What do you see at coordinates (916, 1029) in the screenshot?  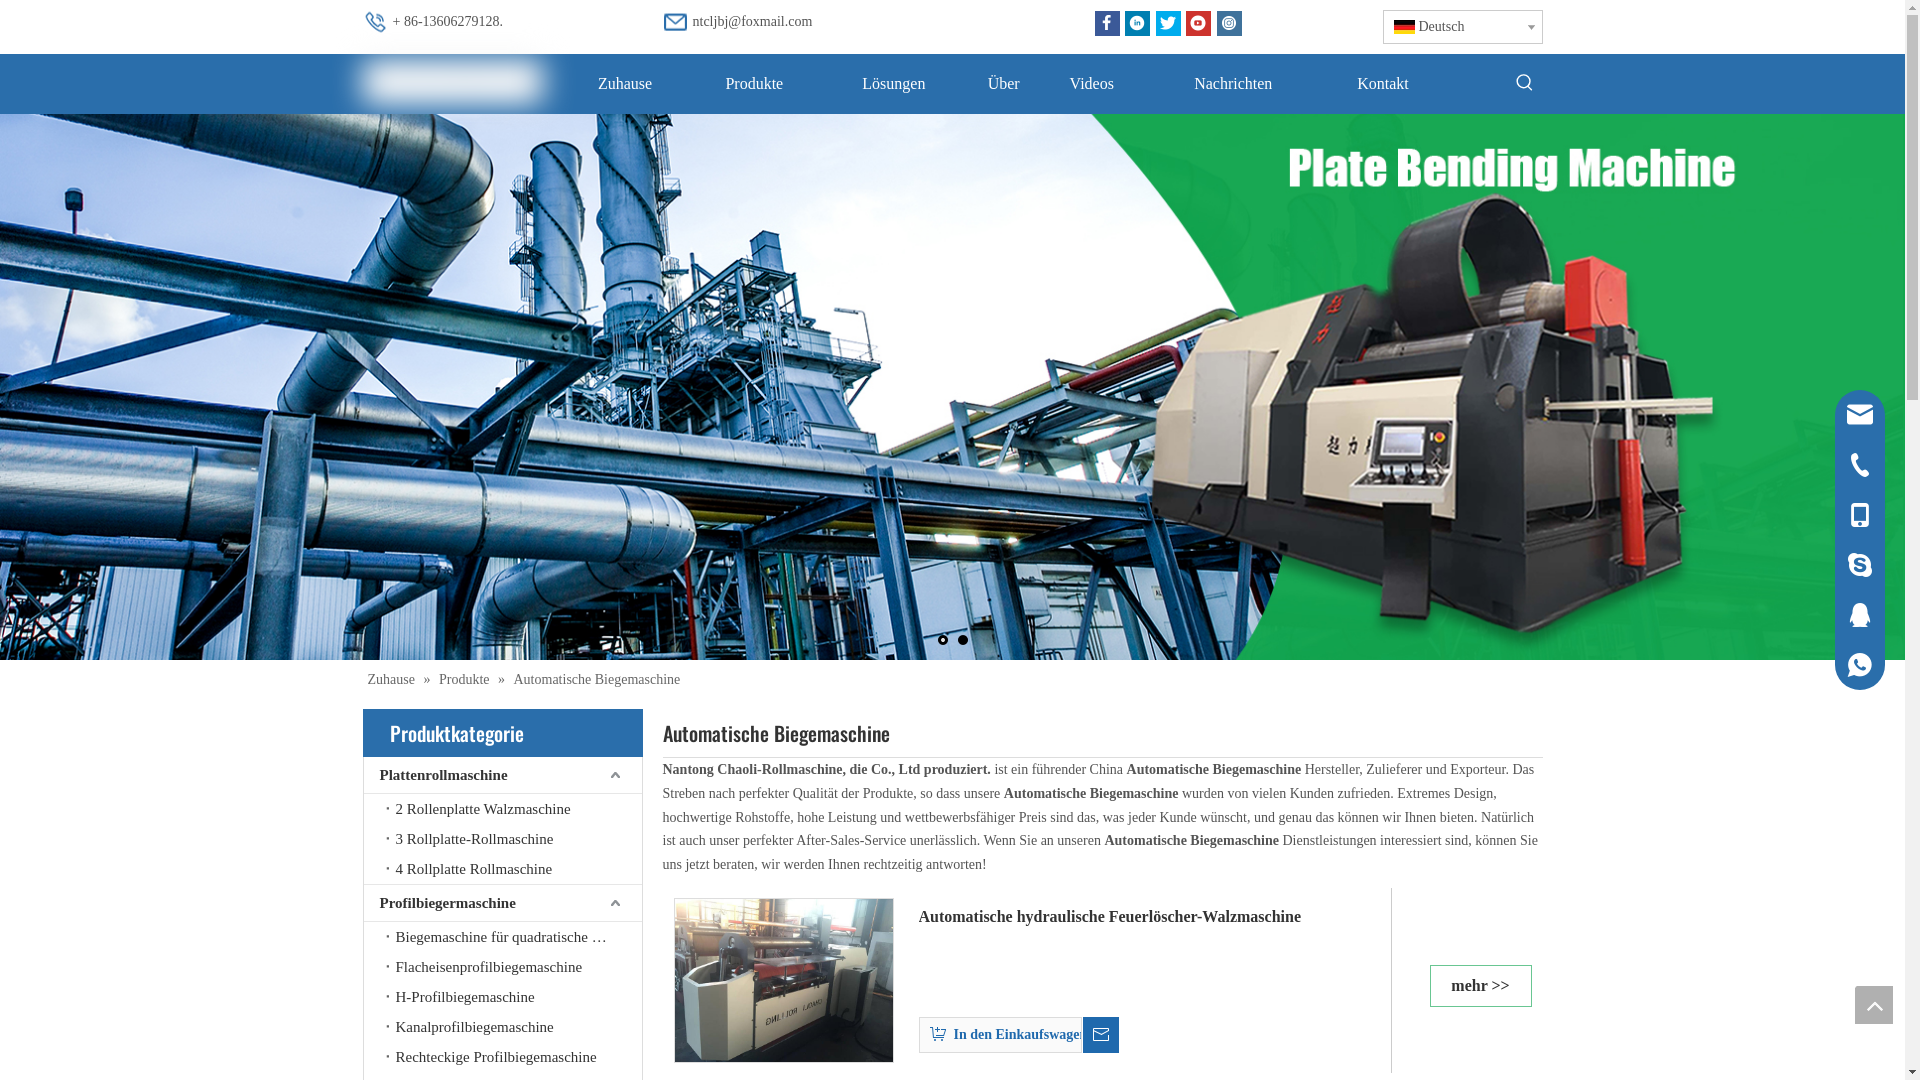 I see `' In den Einkaufswagen'` at bounding box center [916, 1029].